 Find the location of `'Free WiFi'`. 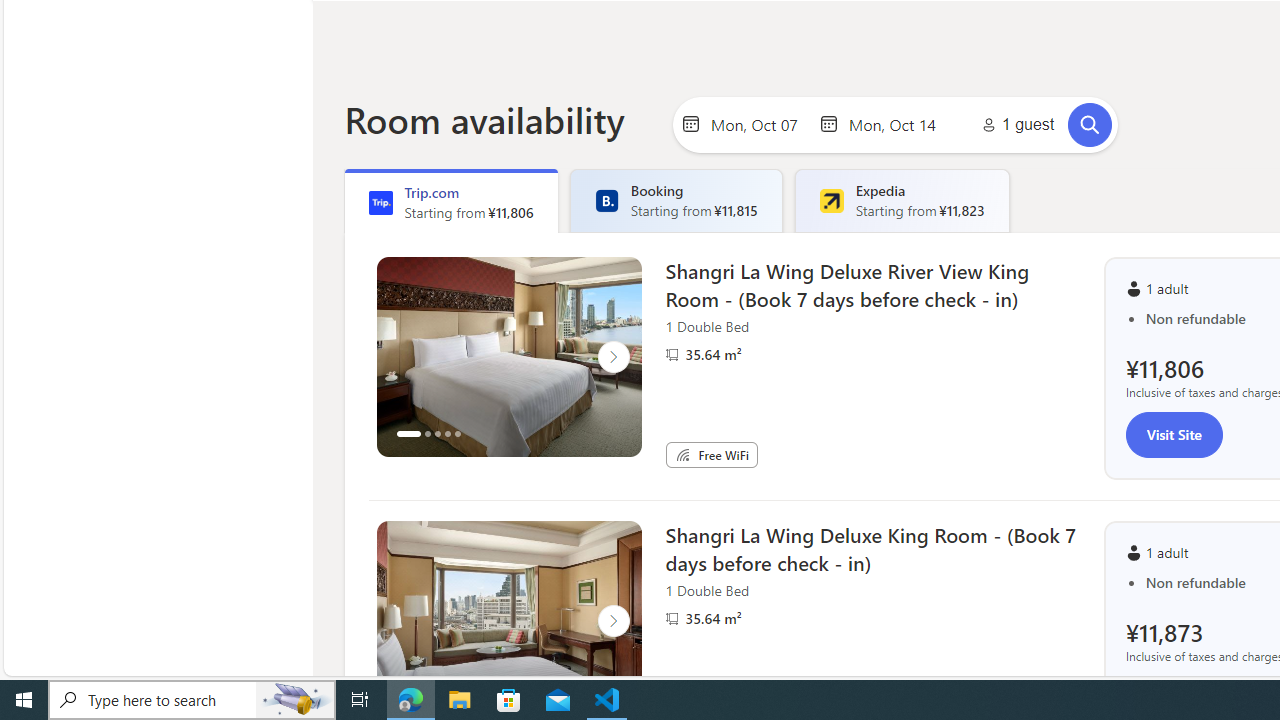

'Free WiFi' is located at coordinates (682, 455).